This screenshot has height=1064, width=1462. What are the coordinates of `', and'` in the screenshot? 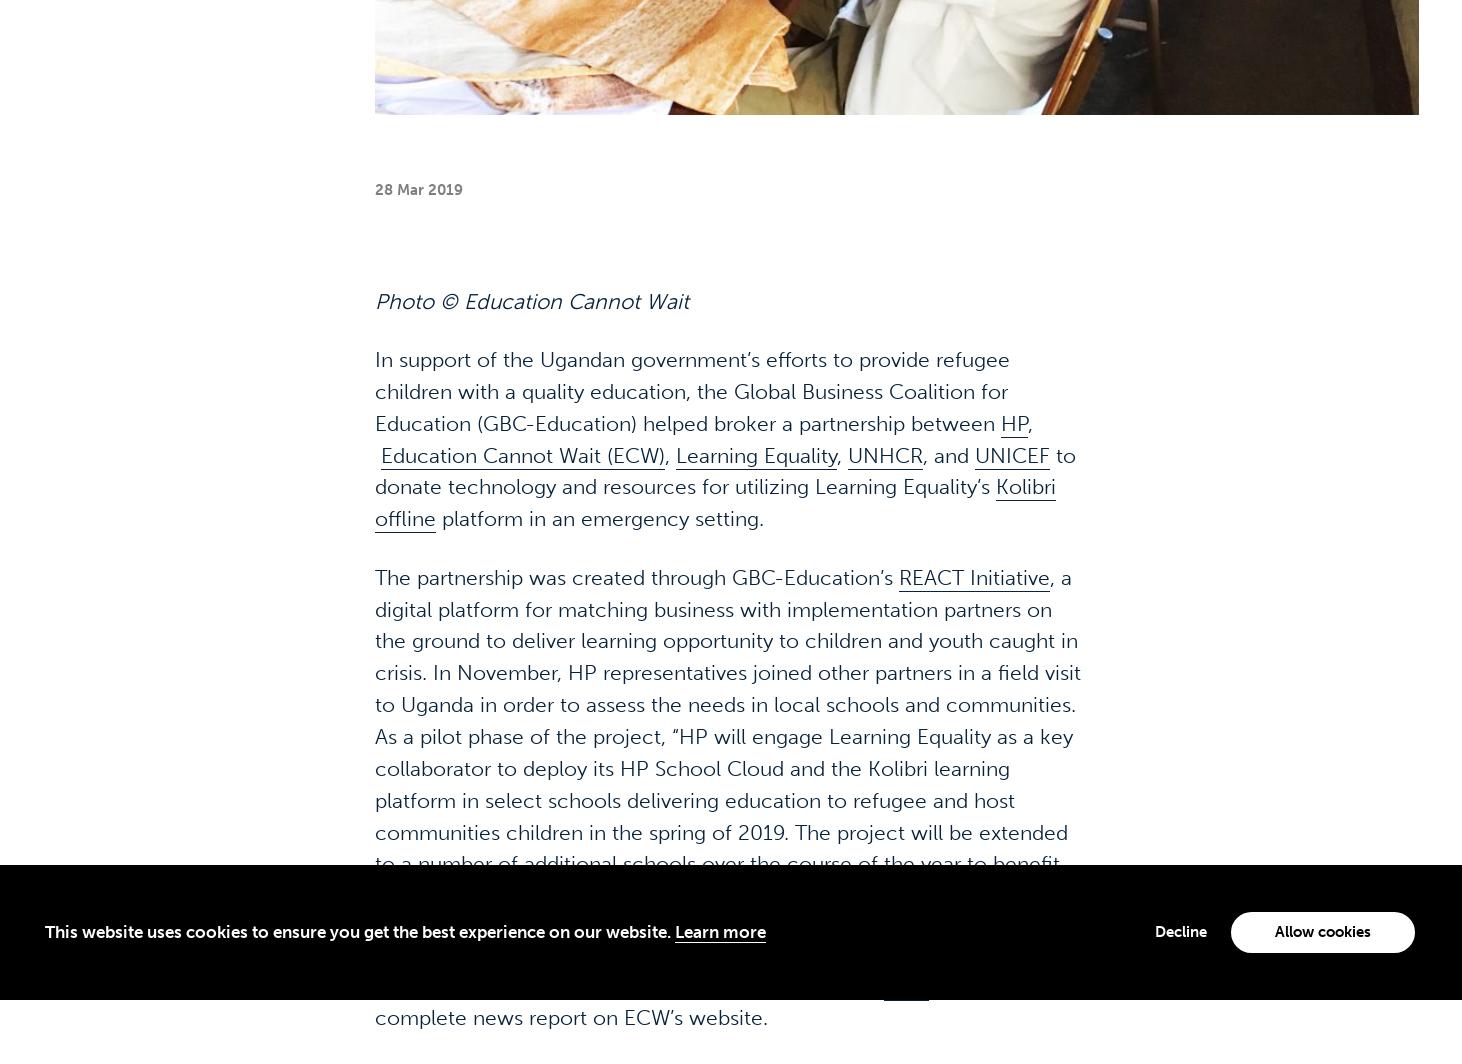 It's located at (948, 391).